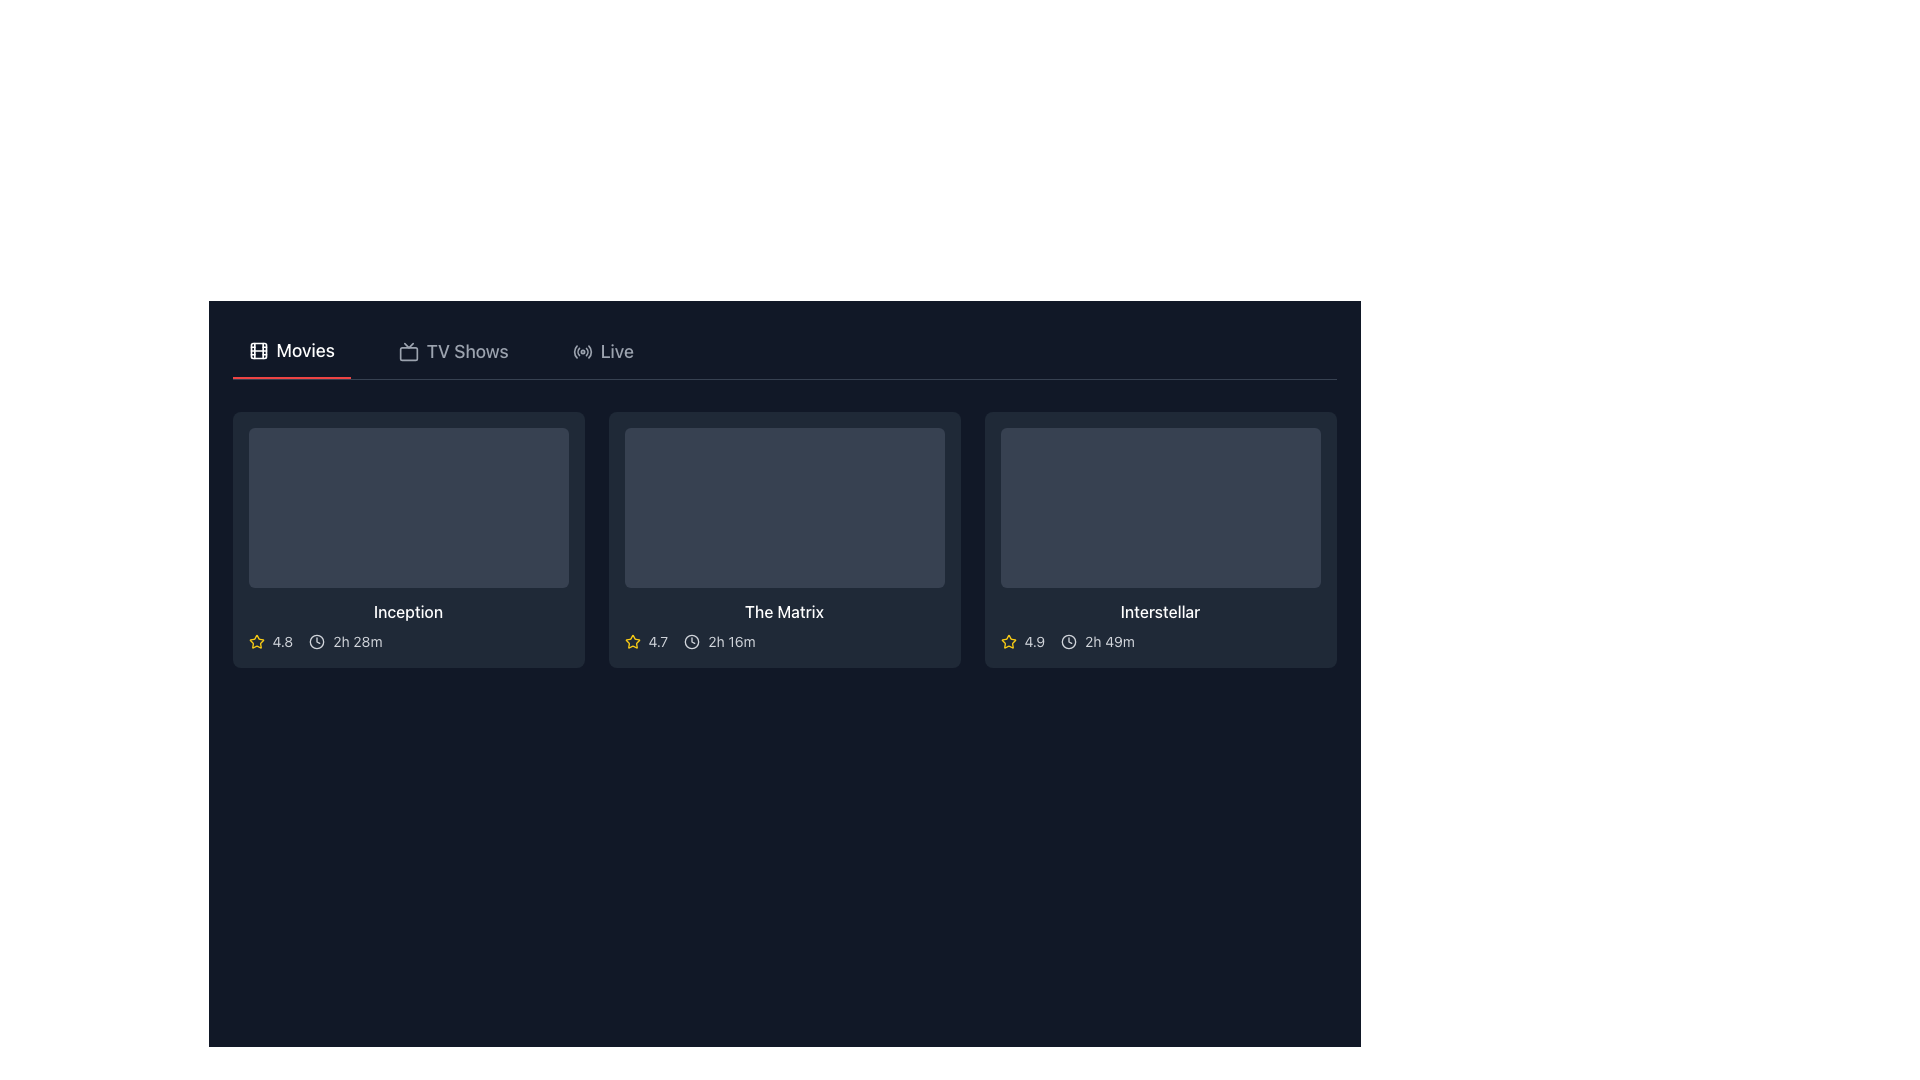 This screenshot has width=1920, height=1080. I want to click on the SVG circle element of the clock icon located within the second card titled 'The Matrix' under the category 'Movies', which is positioned next to the movie's duration and rating, so click(692, 641).